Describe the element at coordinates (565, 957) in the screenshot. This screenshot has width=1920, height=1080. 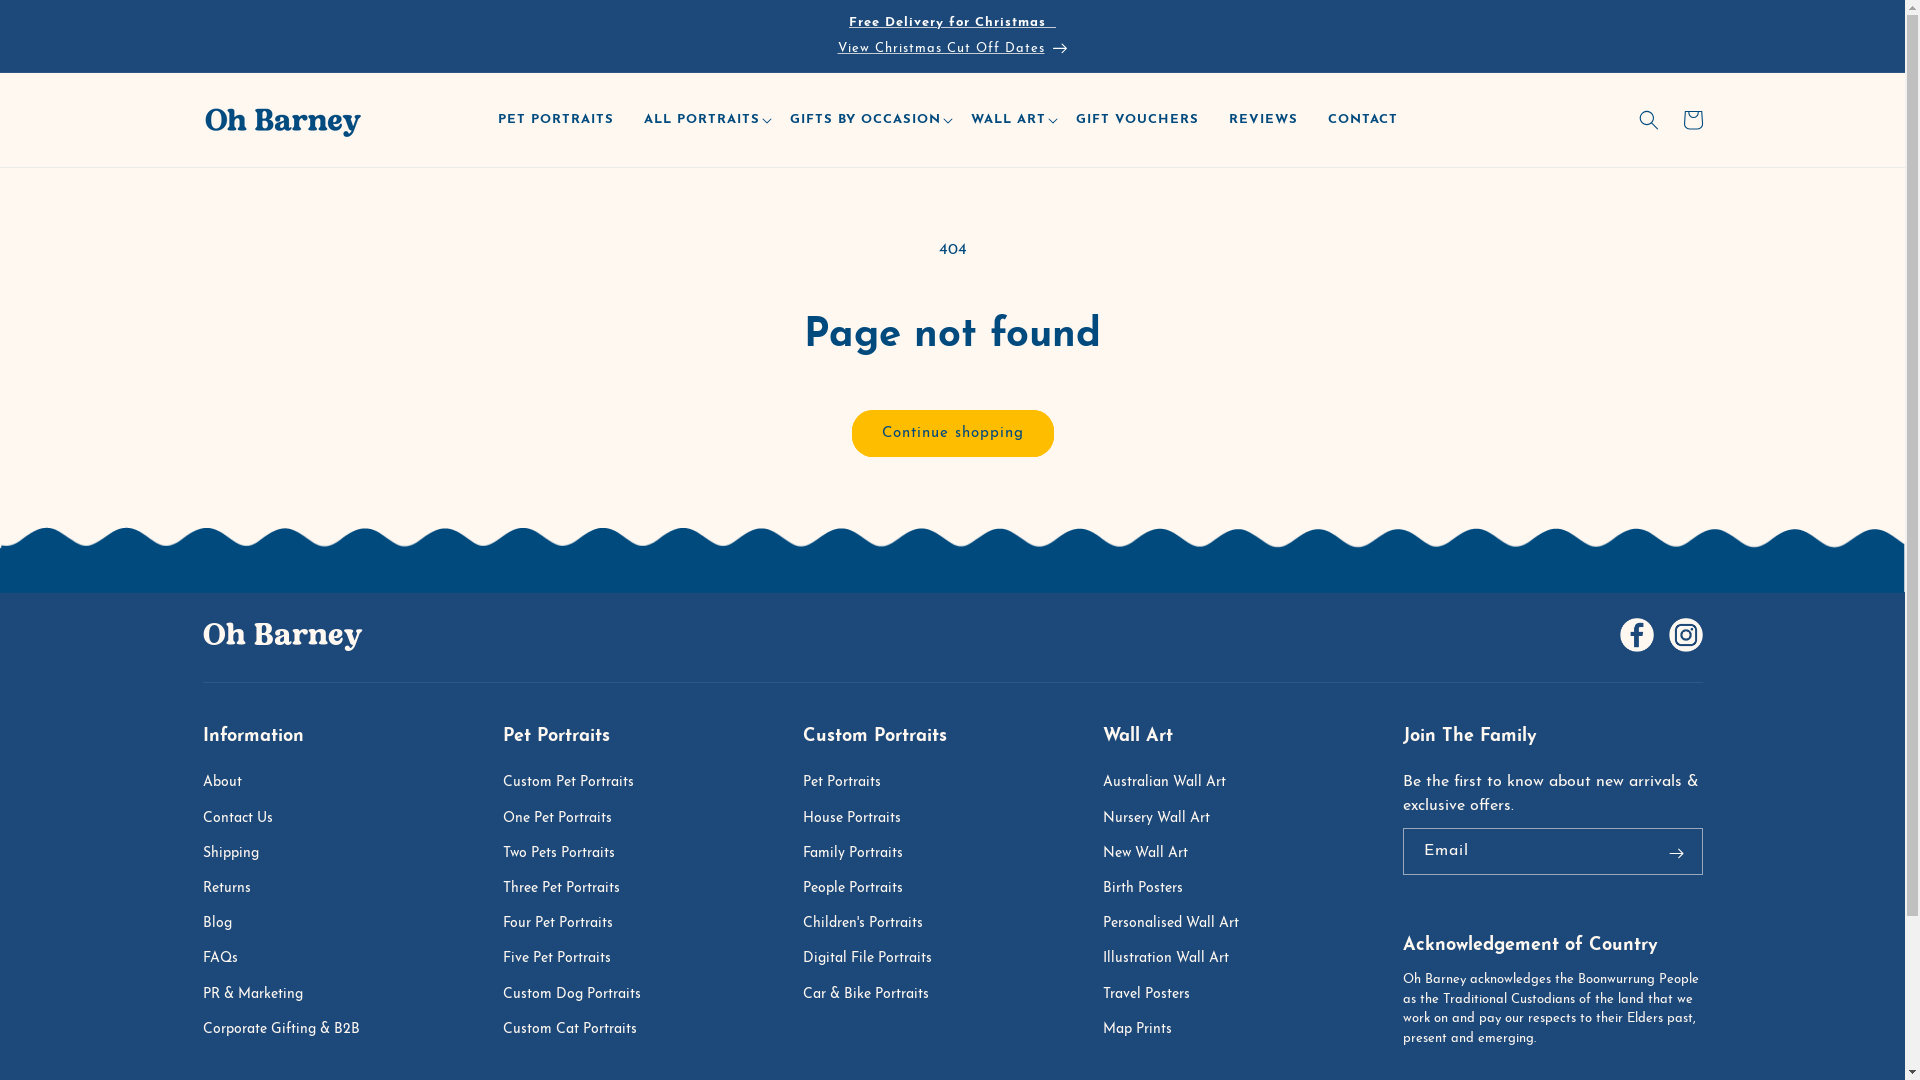
I see `'Five Pet Portraits'` at that location.